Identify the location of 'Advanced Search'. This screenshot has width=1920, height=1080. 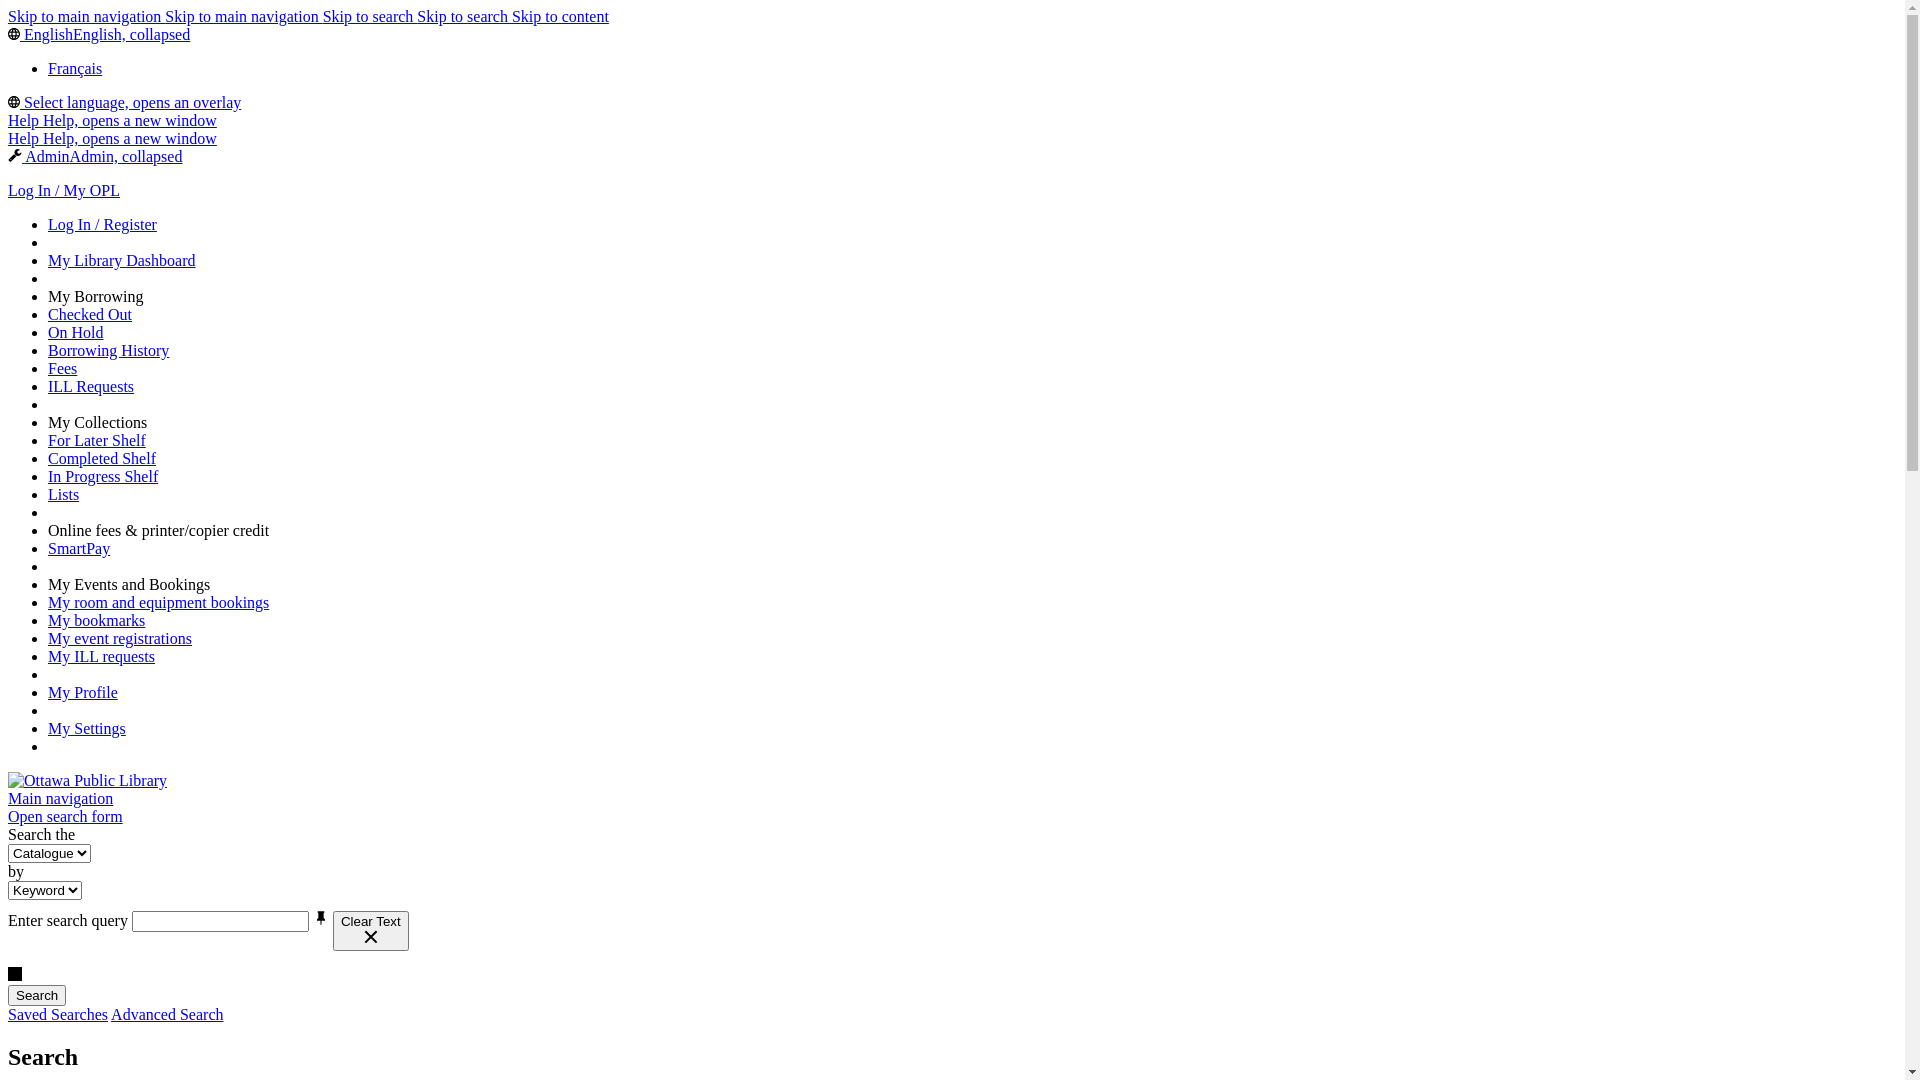
(109, 1014).